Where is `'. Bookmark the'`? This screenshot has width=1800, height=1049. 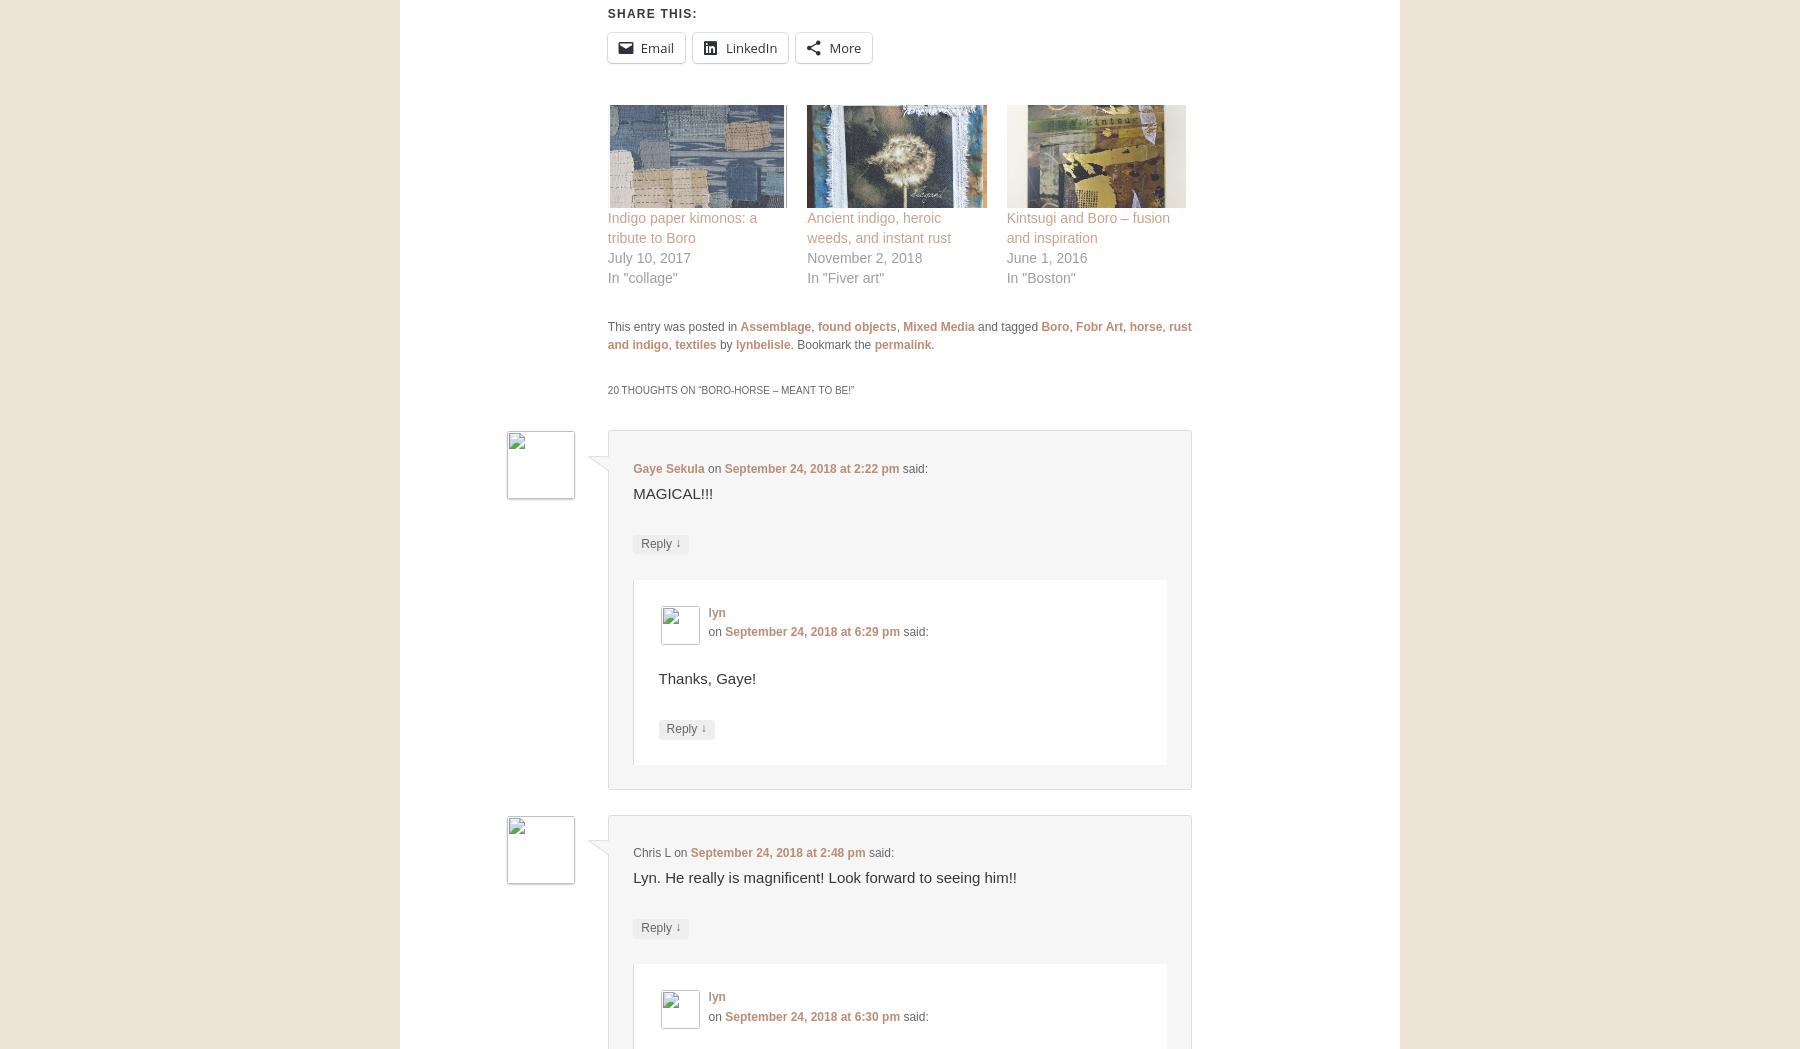
'. Bookmark the' is located at coordinates (831, 342).